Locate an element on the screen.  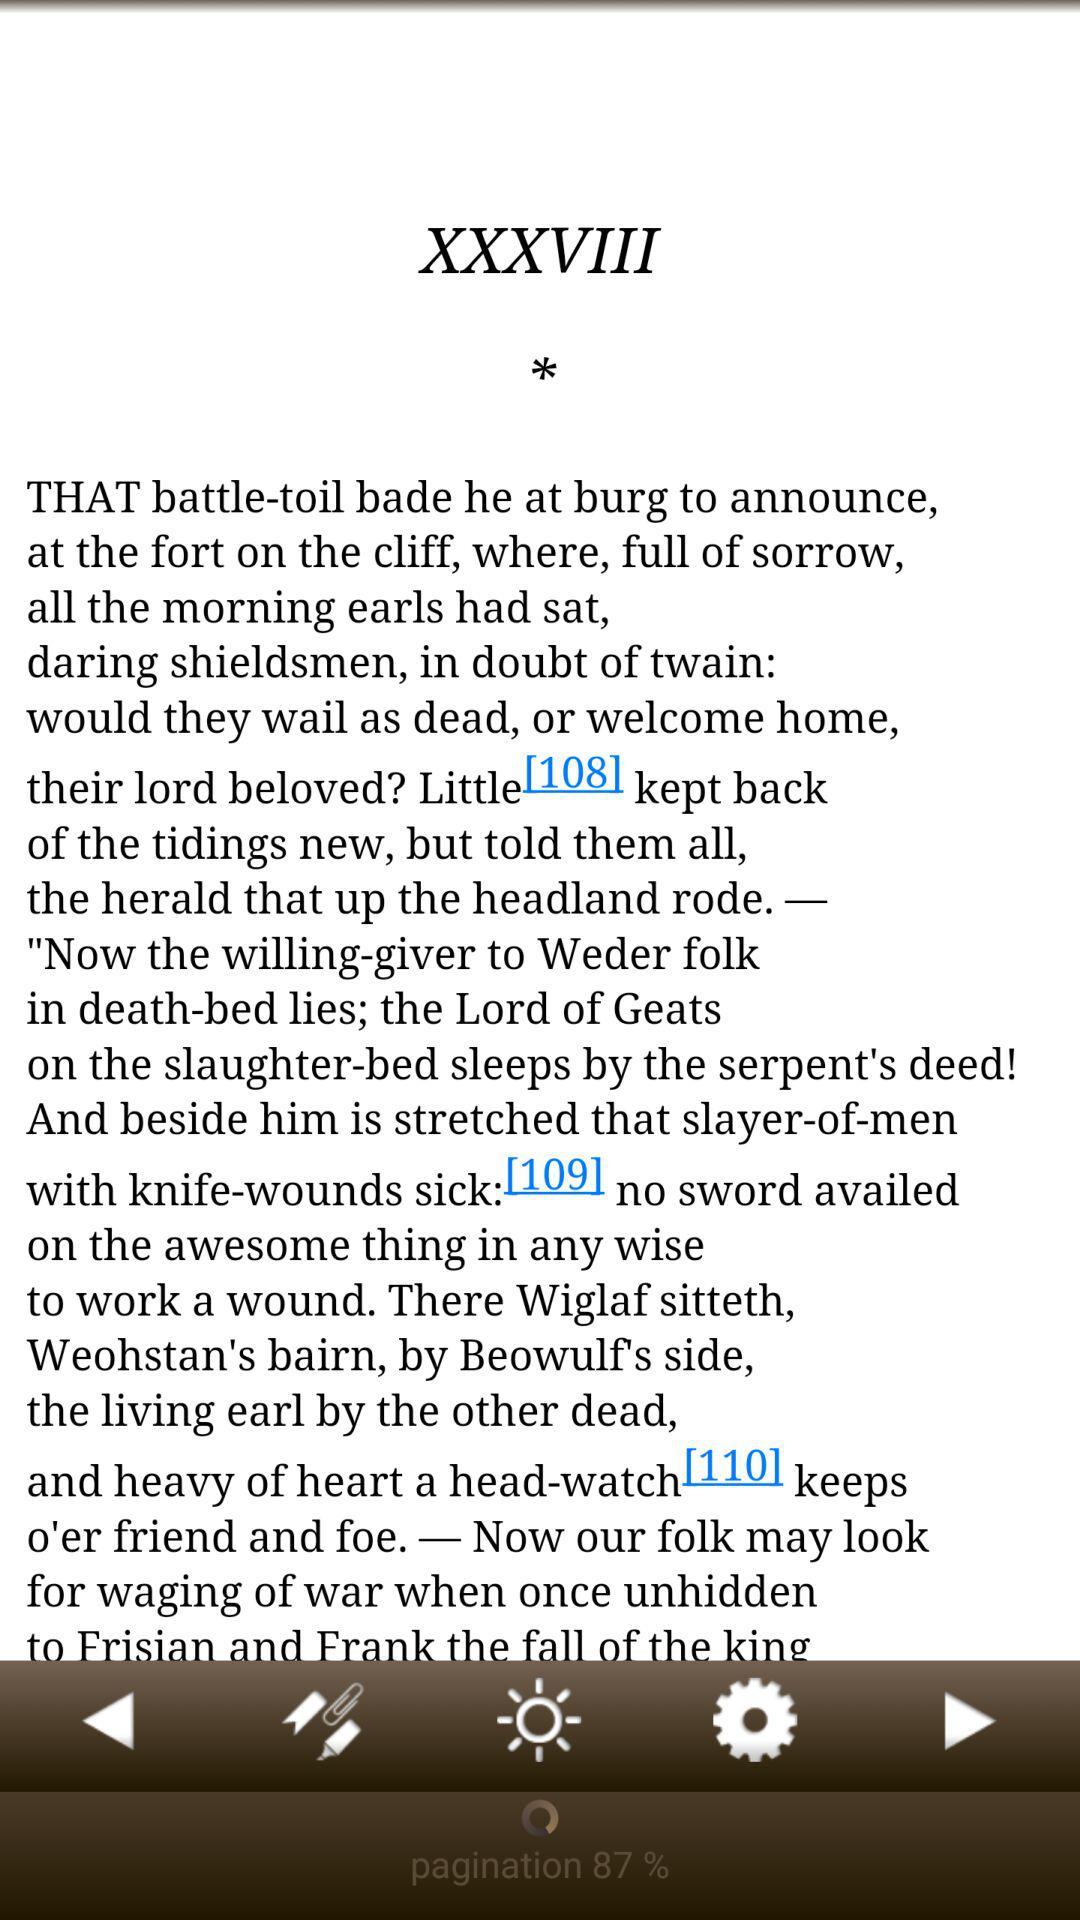
brightness option is located at coordinates (540, 1725).